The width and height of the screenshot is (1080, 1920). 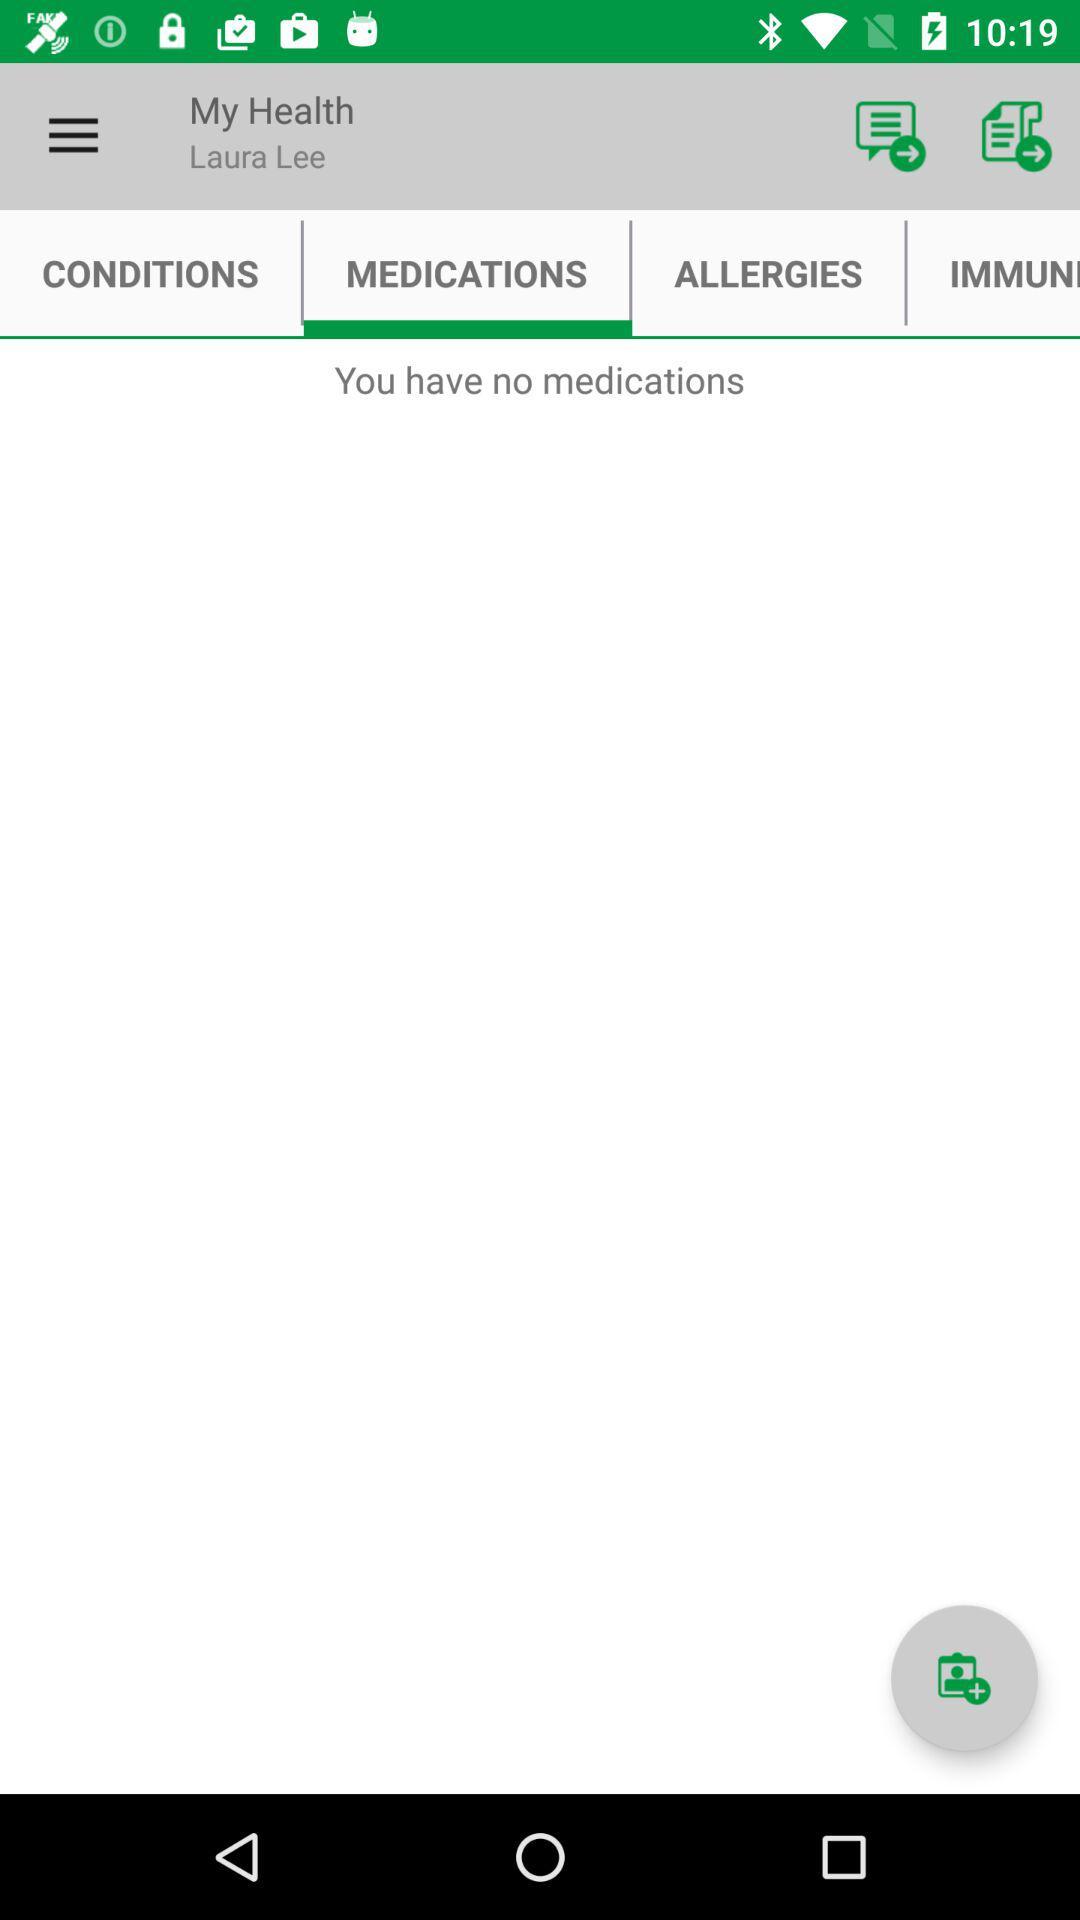 What do you see at coordinates (890, 135) in the screenshot?
I see `item to the right of the my health` at bounding box center [890, 135].